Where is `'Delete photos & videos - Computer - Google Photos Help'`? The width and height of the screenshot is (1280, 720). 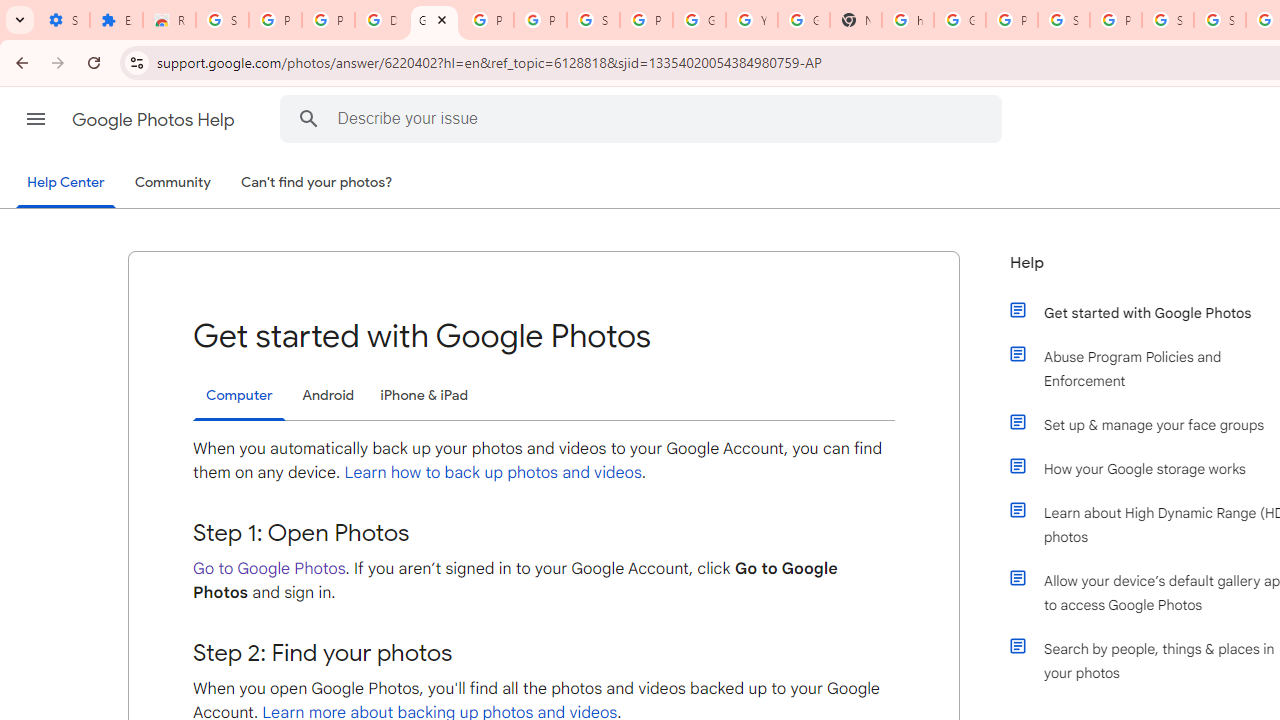
'Delete photos & videos - Computer - Google Photos Help' is located at coordinates (381, 20).